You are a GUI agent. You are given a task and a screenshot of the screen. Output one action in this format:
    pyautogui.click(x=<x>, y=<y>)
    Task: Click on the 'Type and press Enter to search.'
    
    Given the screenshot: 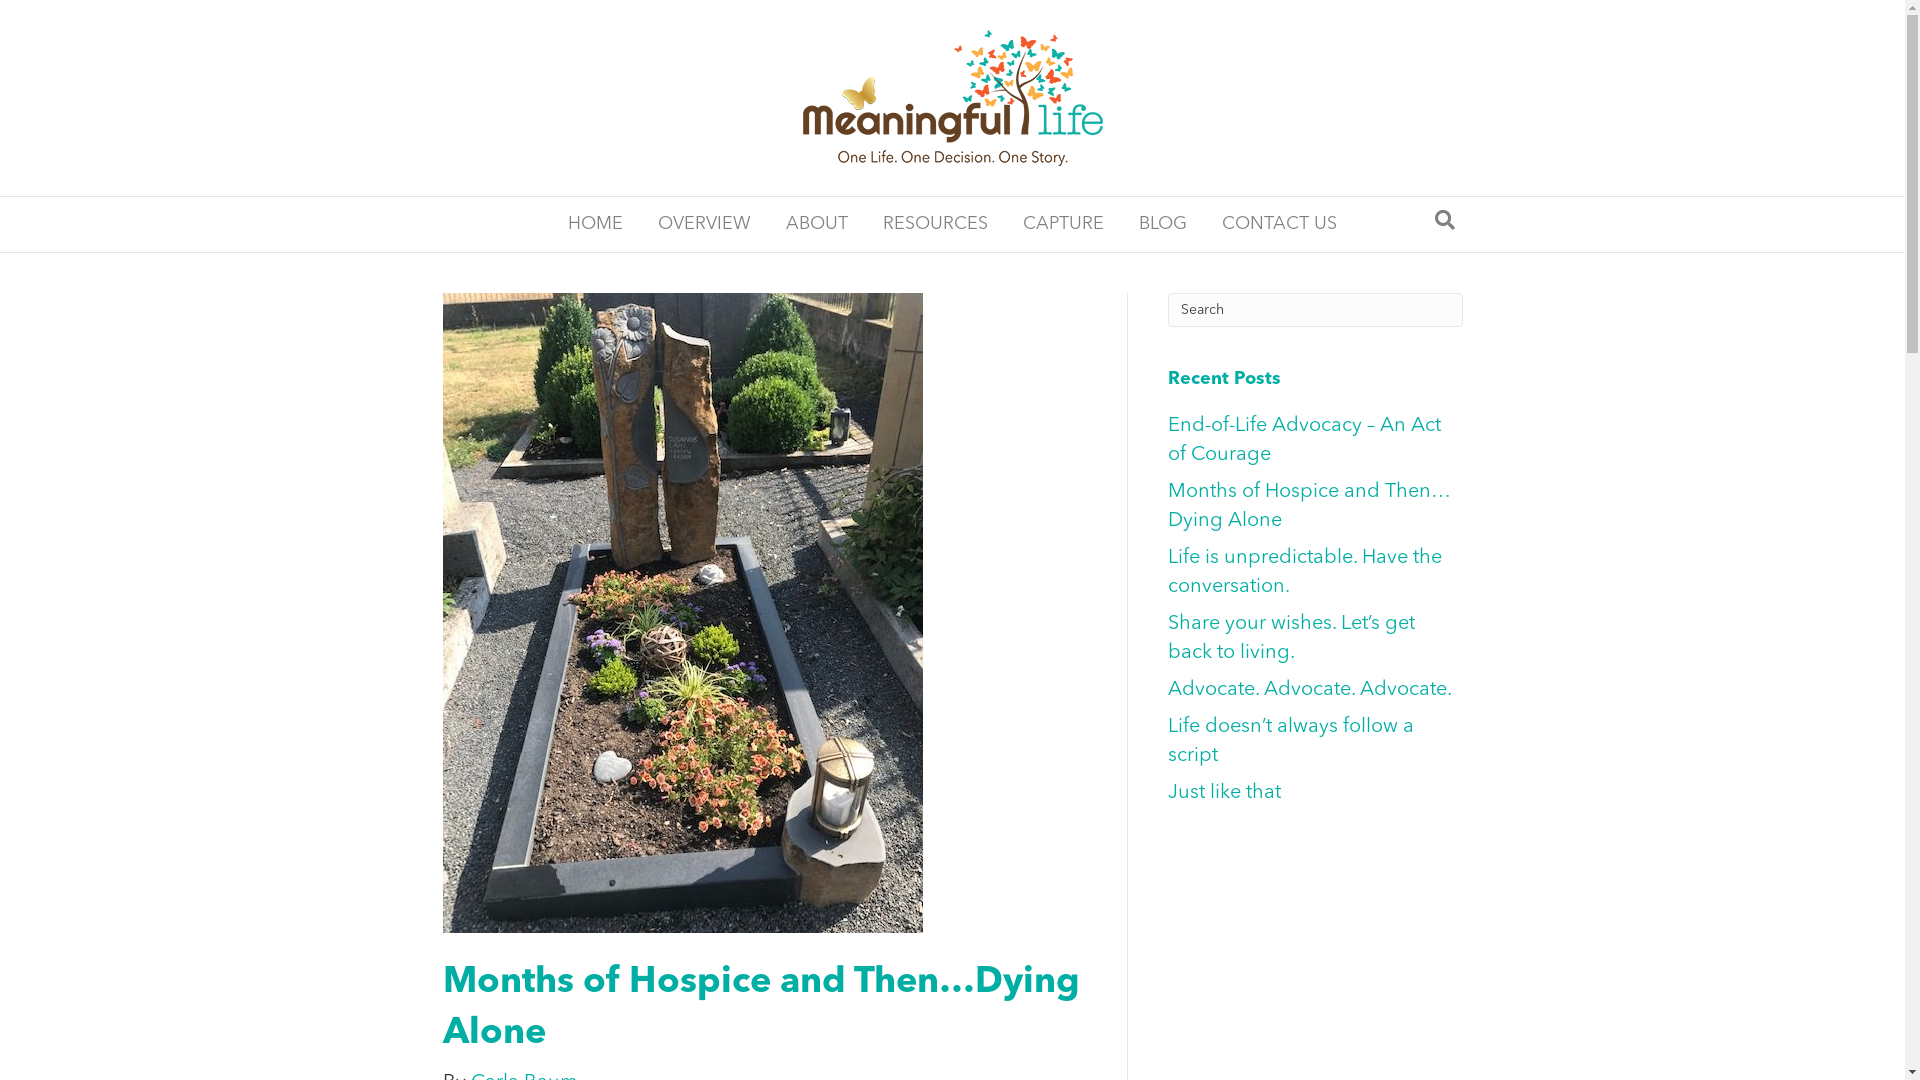 What is the action you would take?
    pyautogui.click(x=1315, y=309)
    